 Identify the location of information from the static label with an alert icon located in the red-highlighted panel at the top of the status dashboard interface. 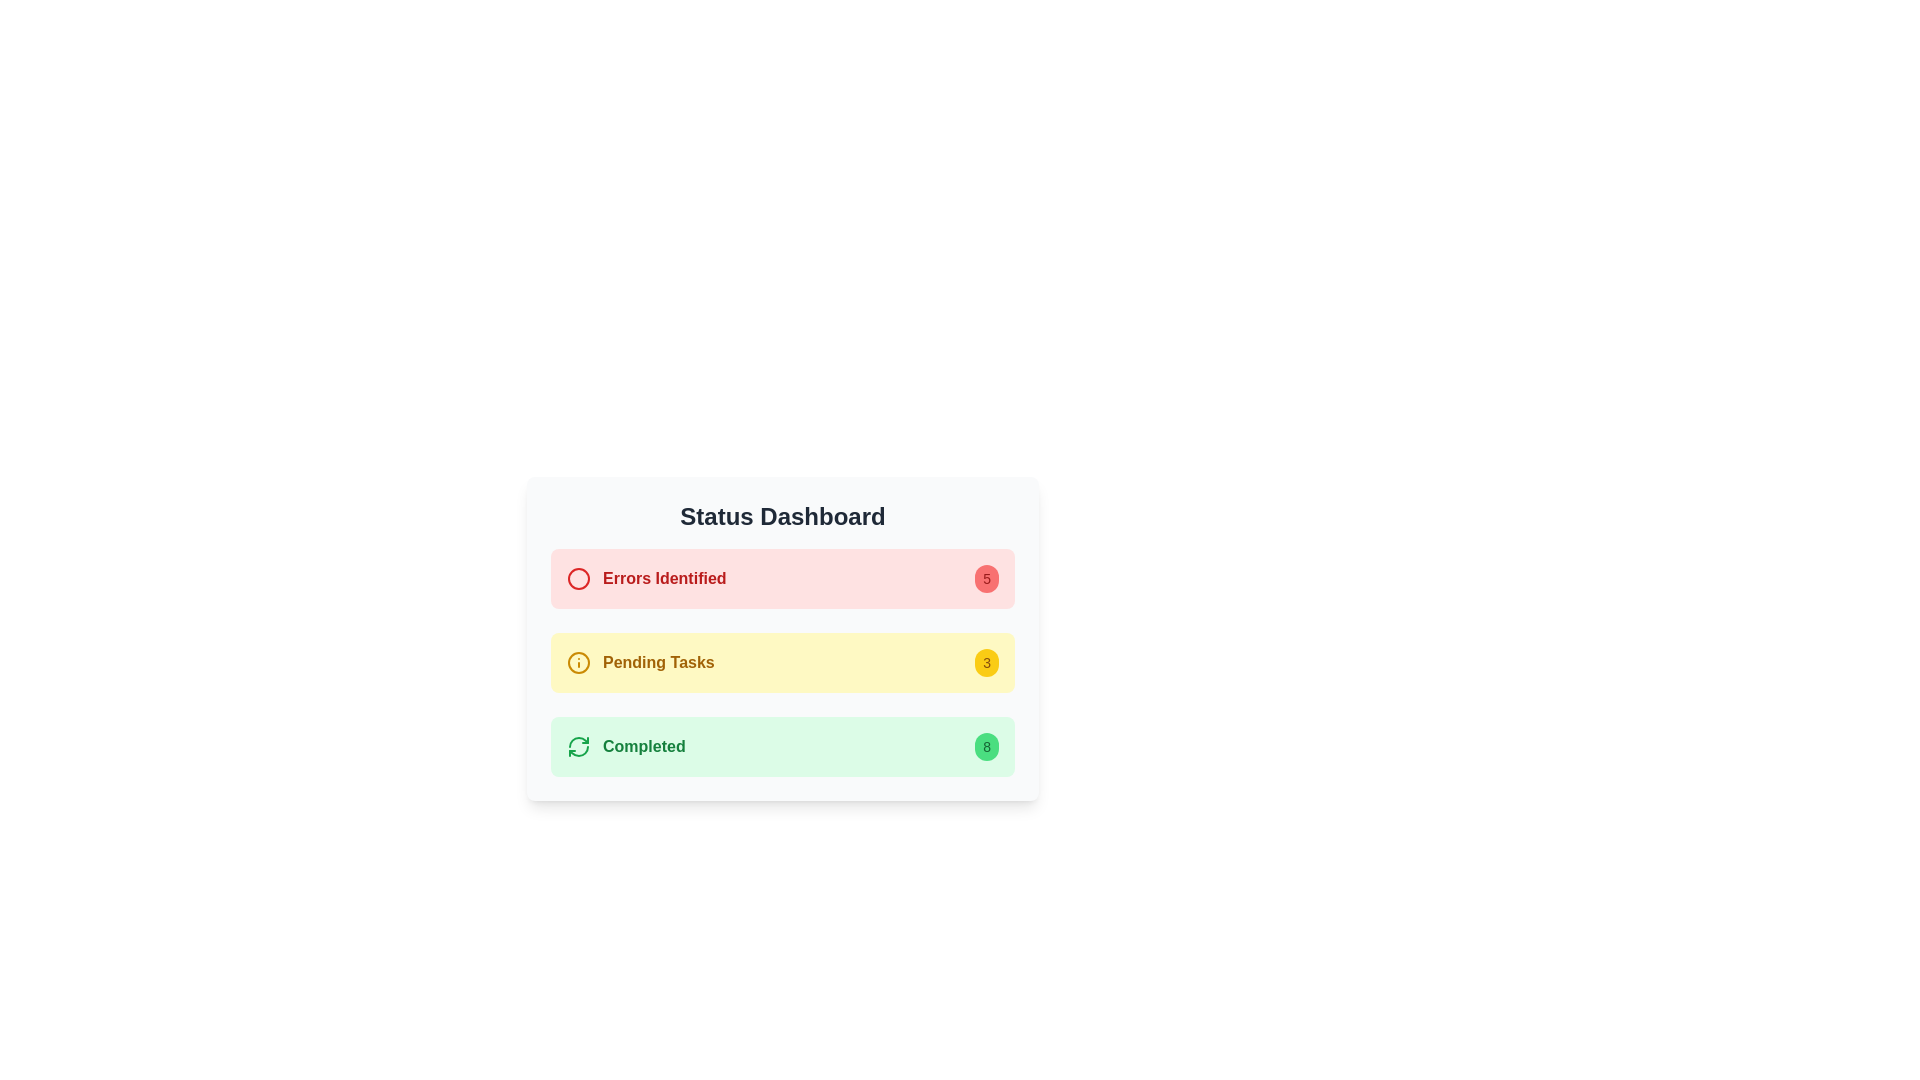
(646, 578).